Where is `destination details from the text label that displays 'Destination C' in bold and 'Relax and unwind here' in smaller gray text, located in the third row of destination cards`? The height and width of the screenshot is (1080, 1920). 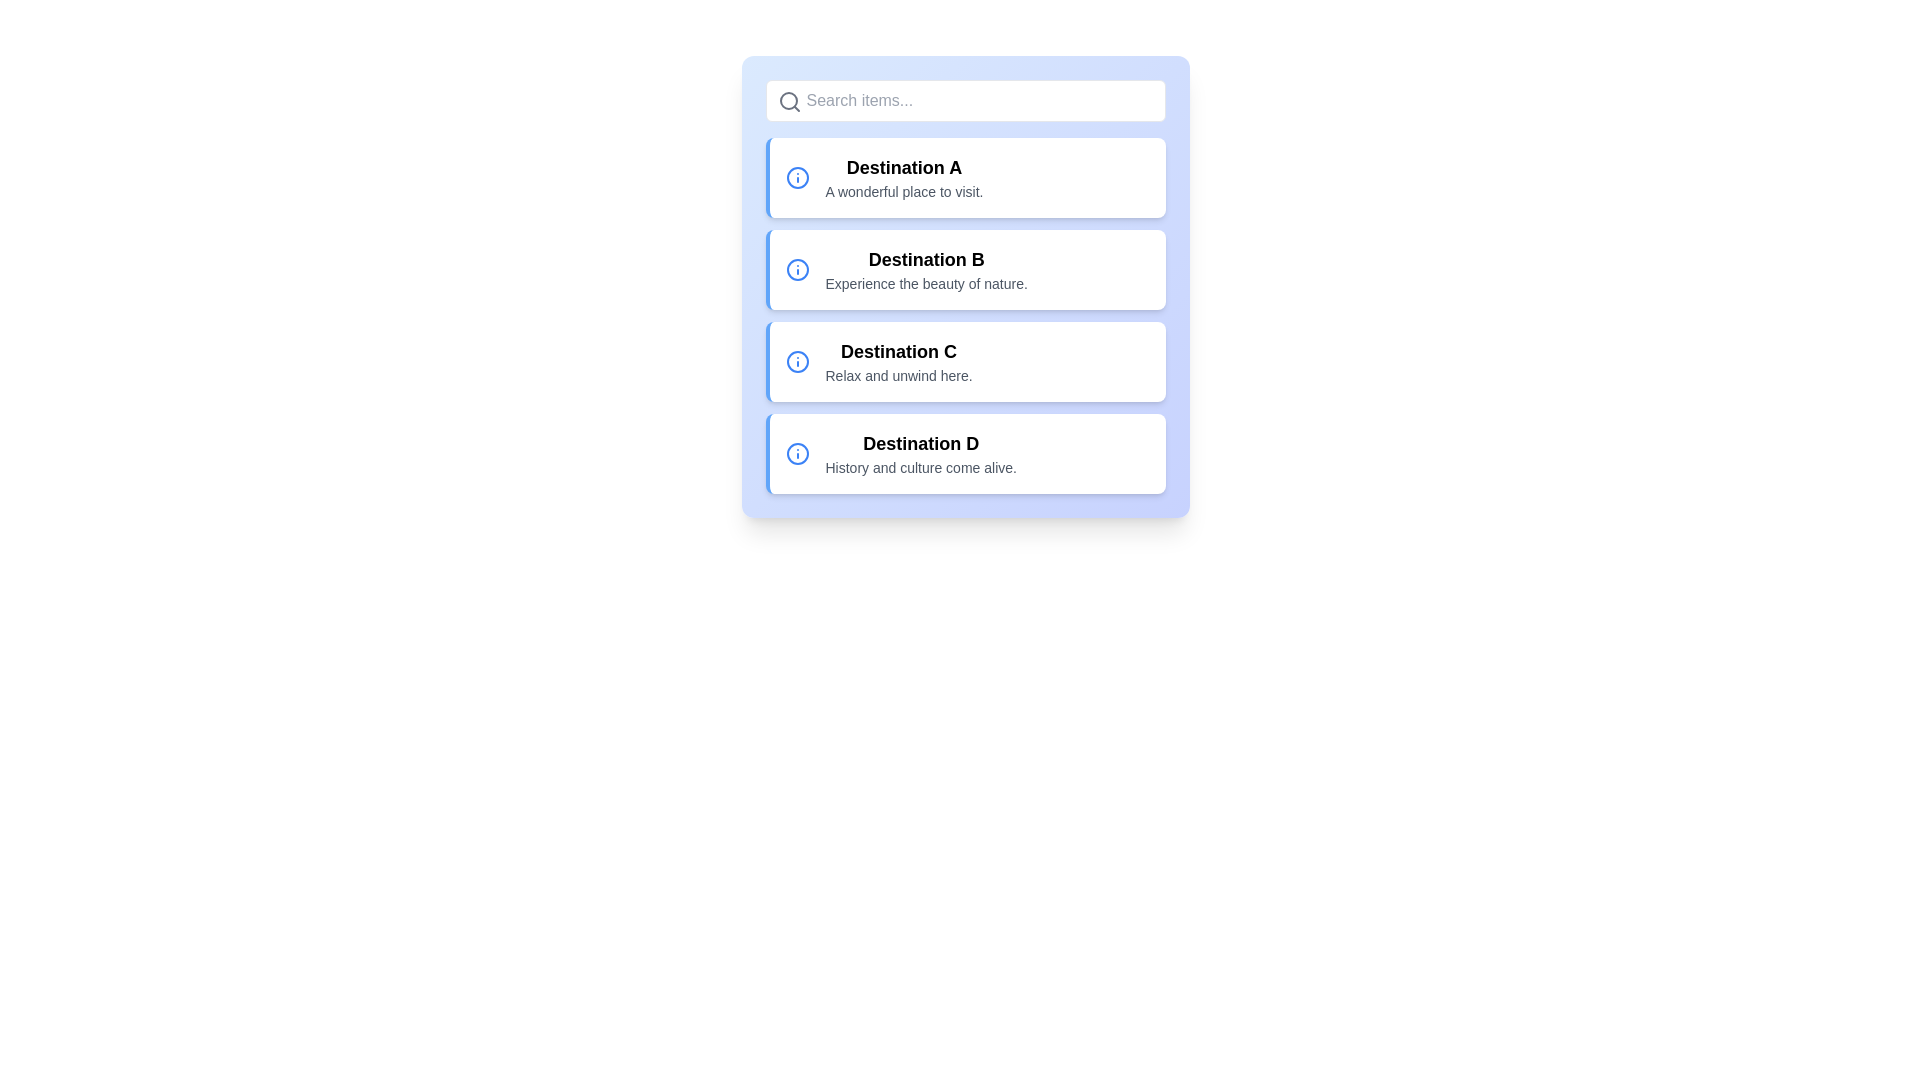
destination details from the text label that displays 'Destination C' in bold and 'Relax and unwind here' in smaller gray text, located in the third row of destination cards is located at coordinates (898, 362).